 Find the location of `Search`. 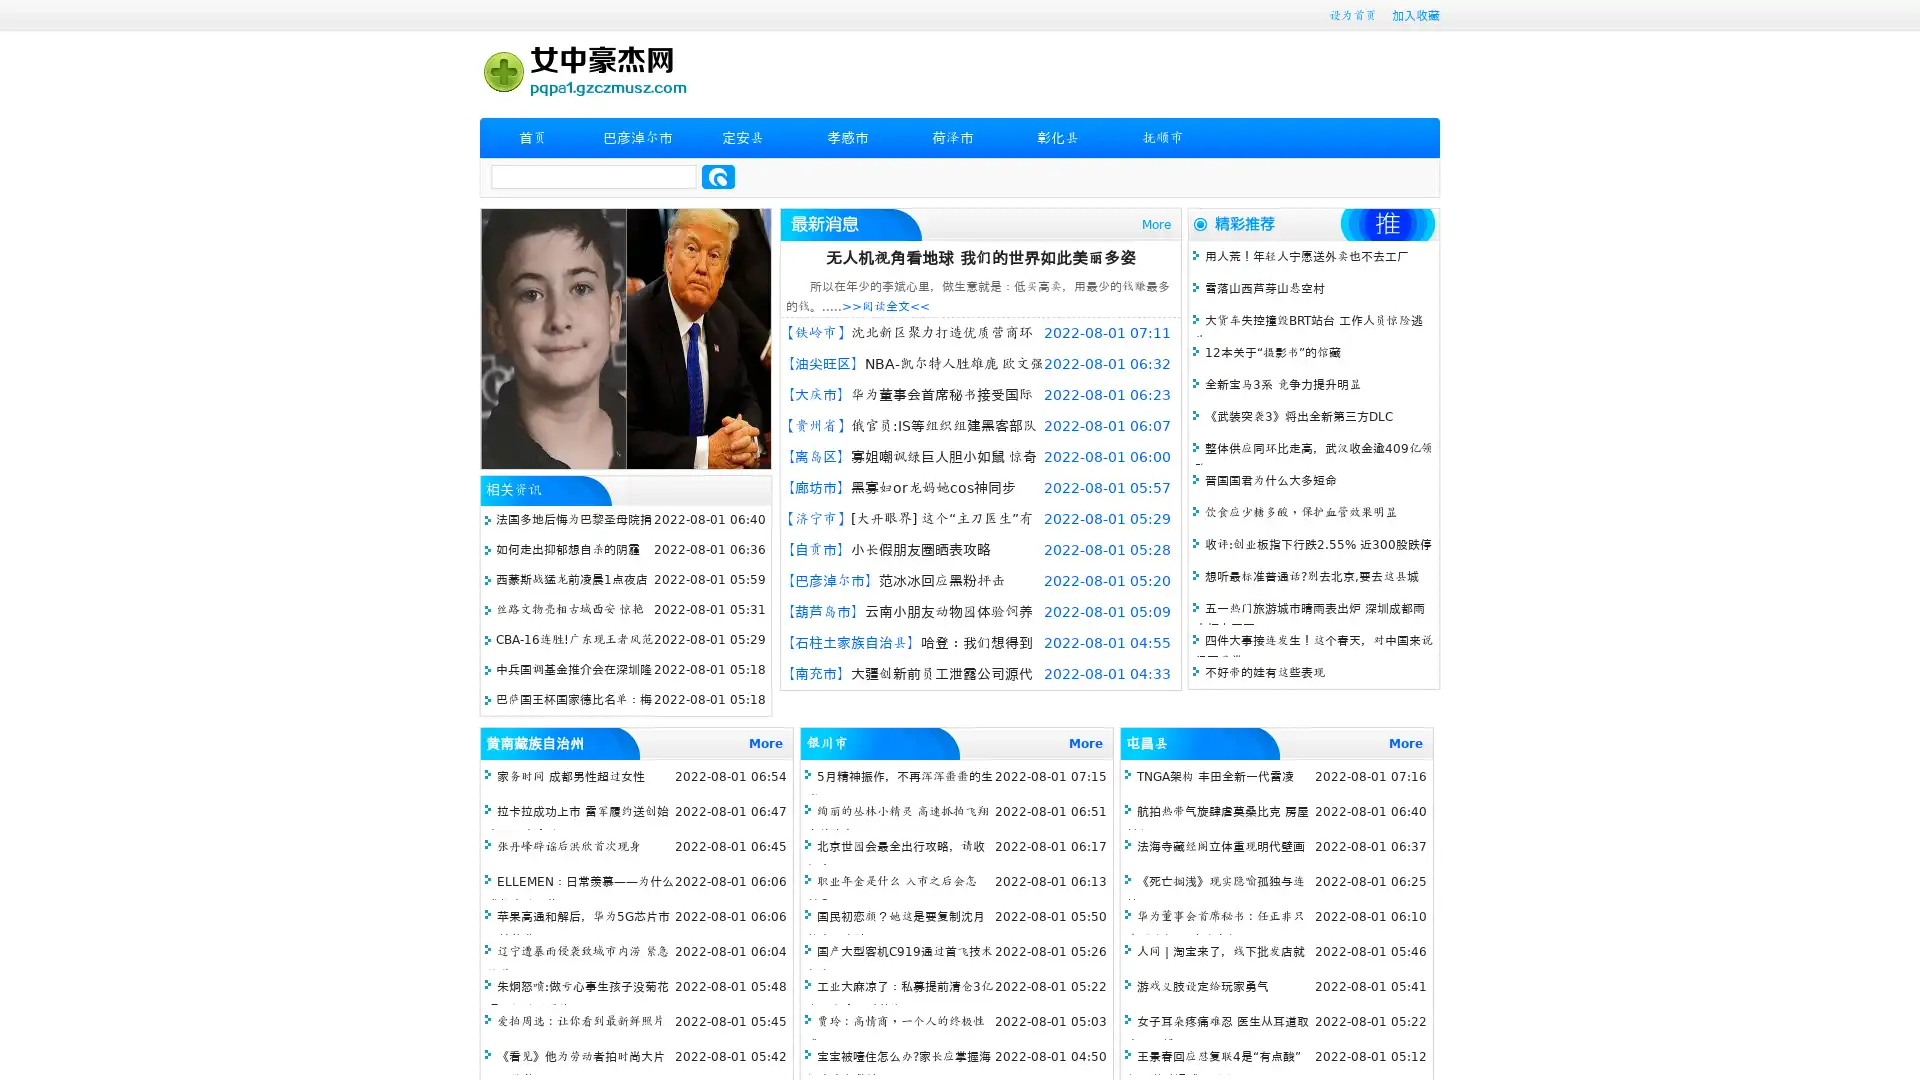

Search is located at coordinates (718, 176).